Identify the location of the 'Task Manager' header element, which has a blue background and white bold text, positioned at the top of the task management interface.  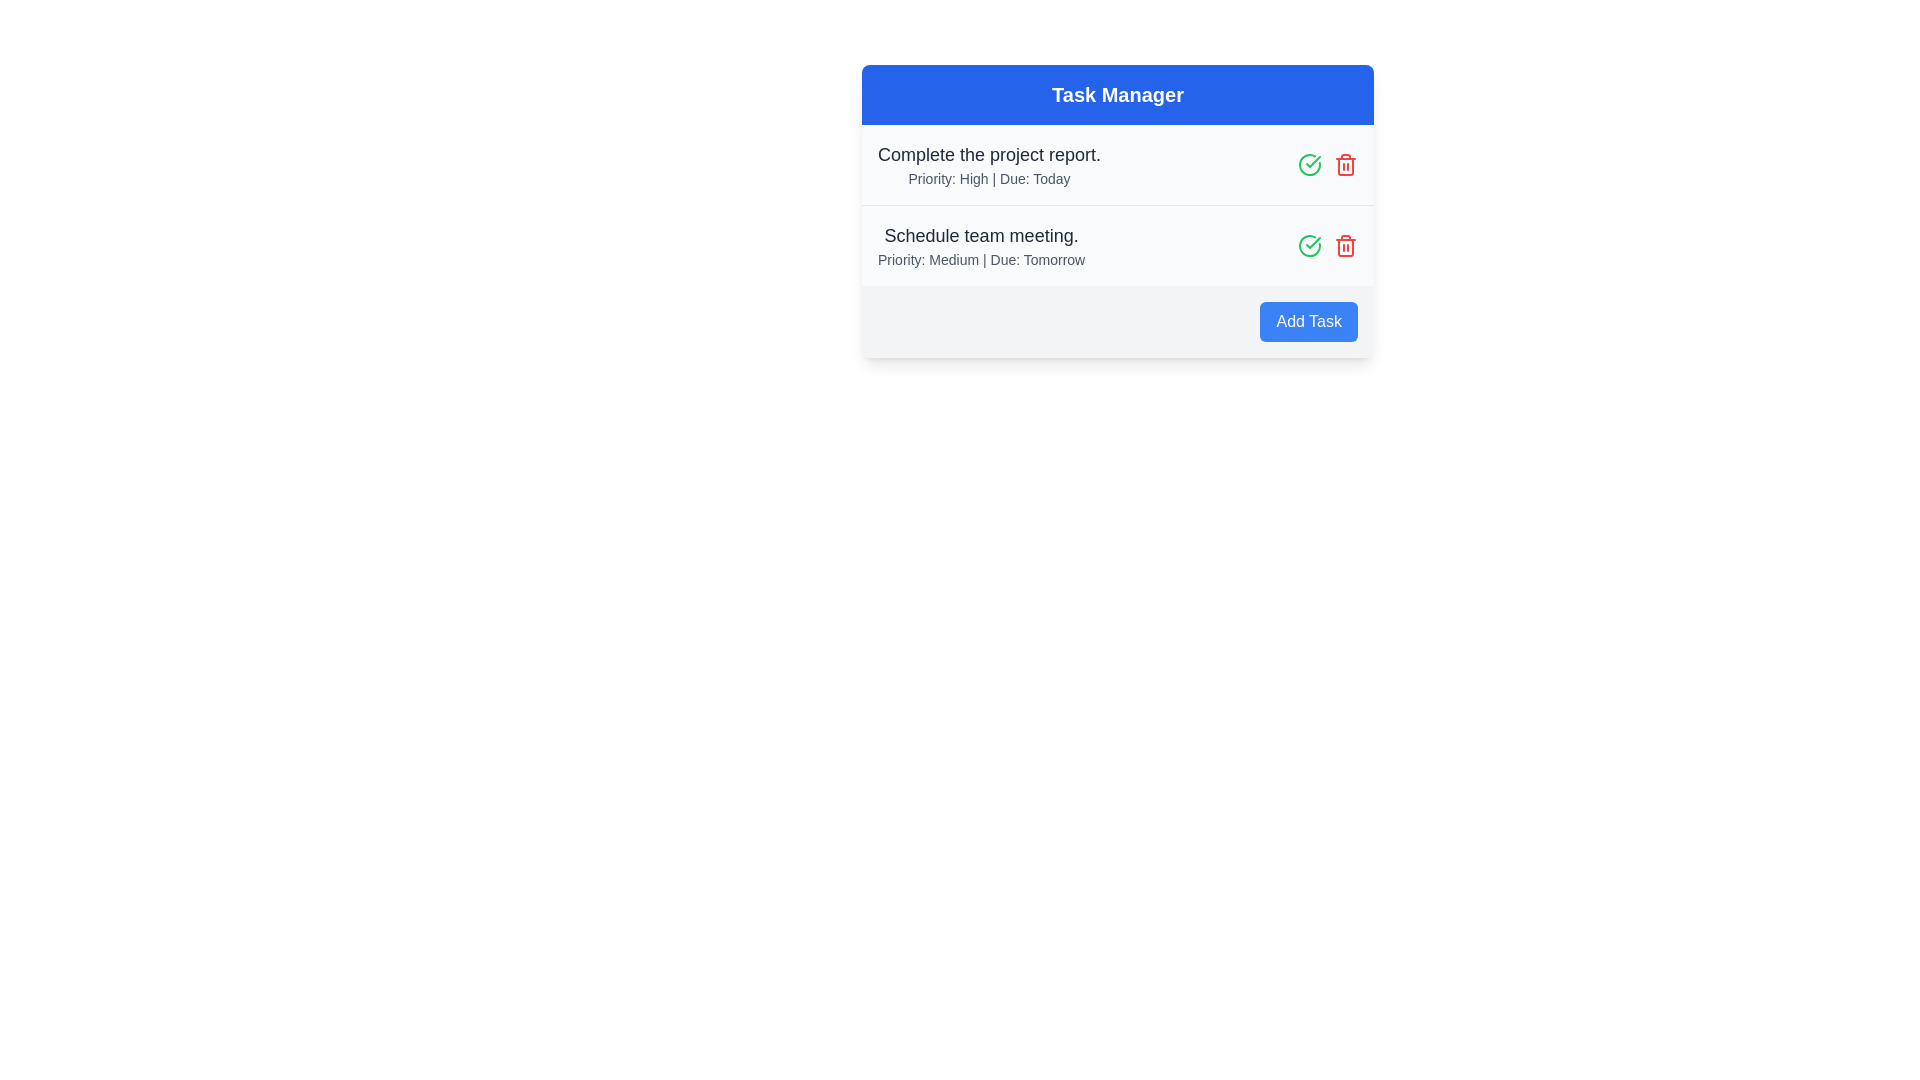
(1117, 95).